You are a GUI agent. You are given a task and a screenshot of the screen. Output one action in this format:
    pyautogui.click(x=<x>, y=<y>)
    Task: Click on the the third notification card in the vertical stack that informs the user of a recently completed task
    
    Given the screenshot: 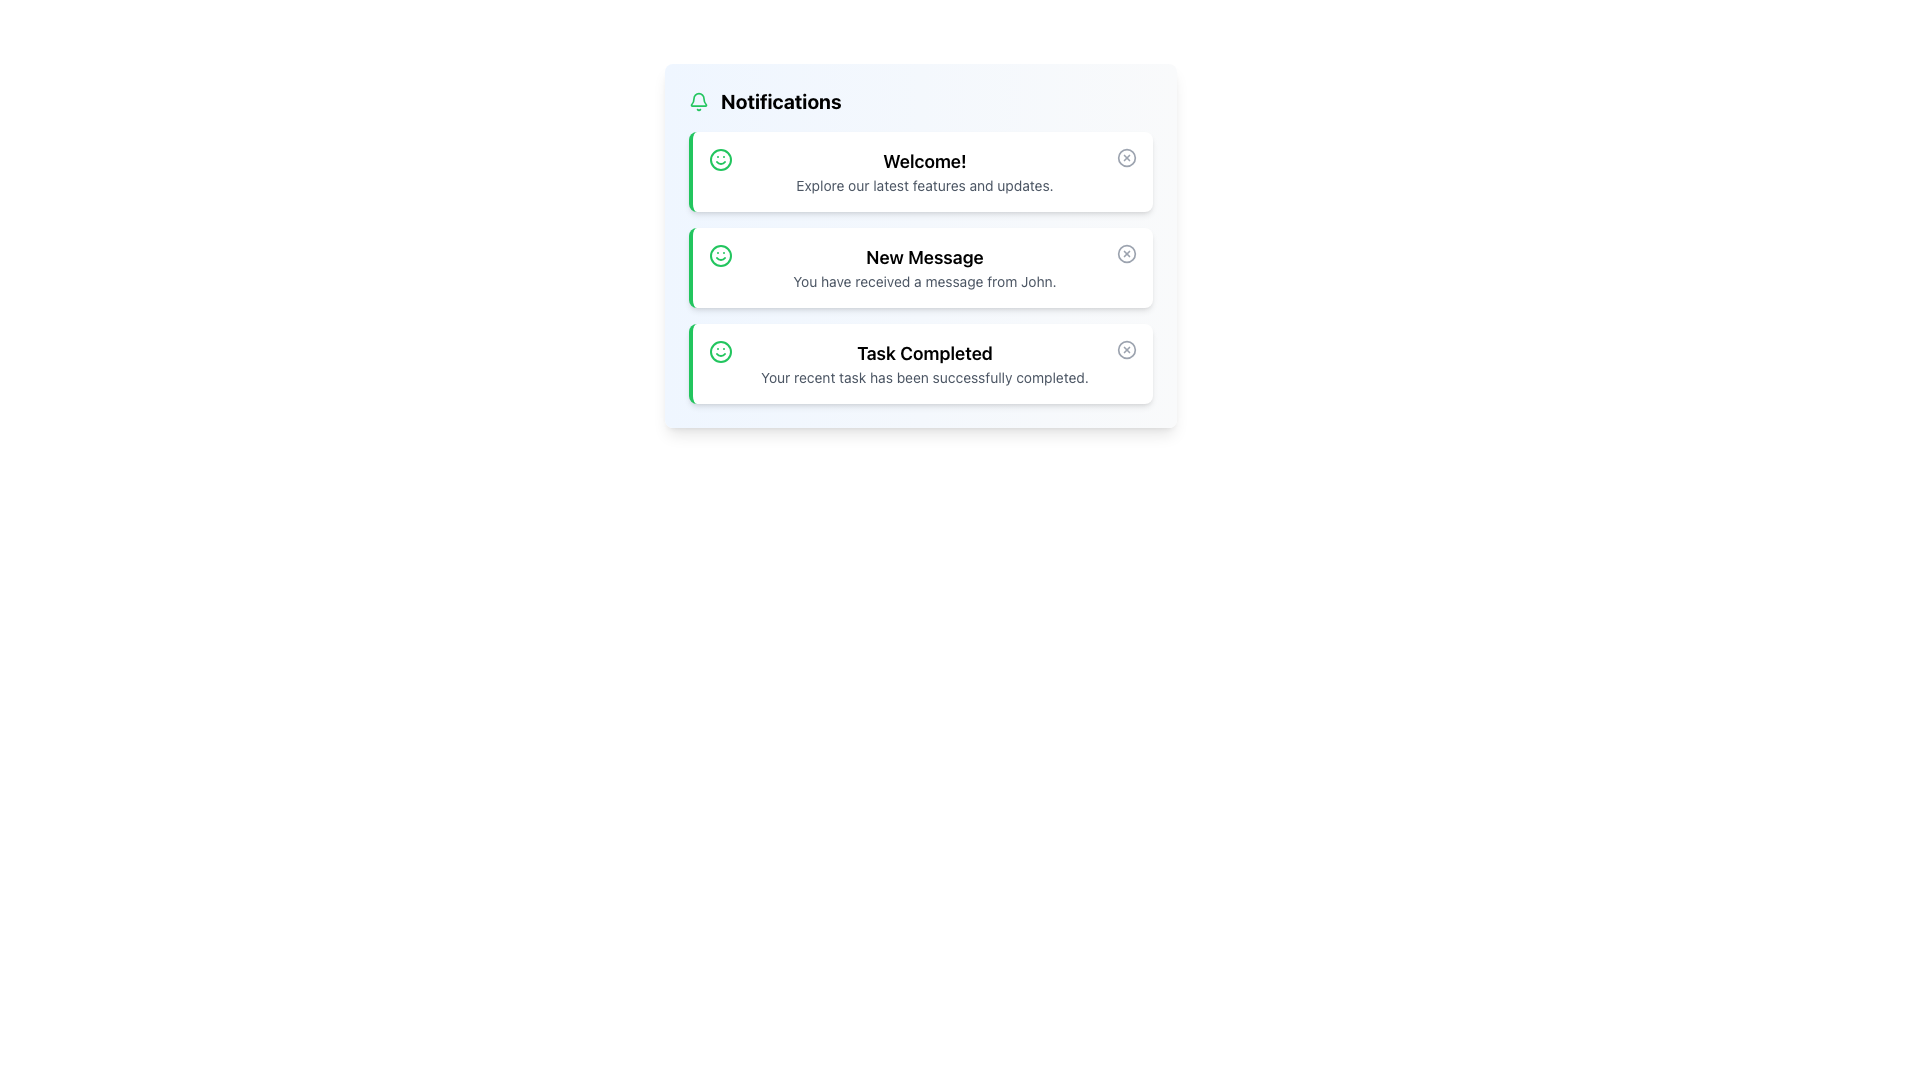 What is the action you would take?
    pyautogui.click(x=920, y=363)
    